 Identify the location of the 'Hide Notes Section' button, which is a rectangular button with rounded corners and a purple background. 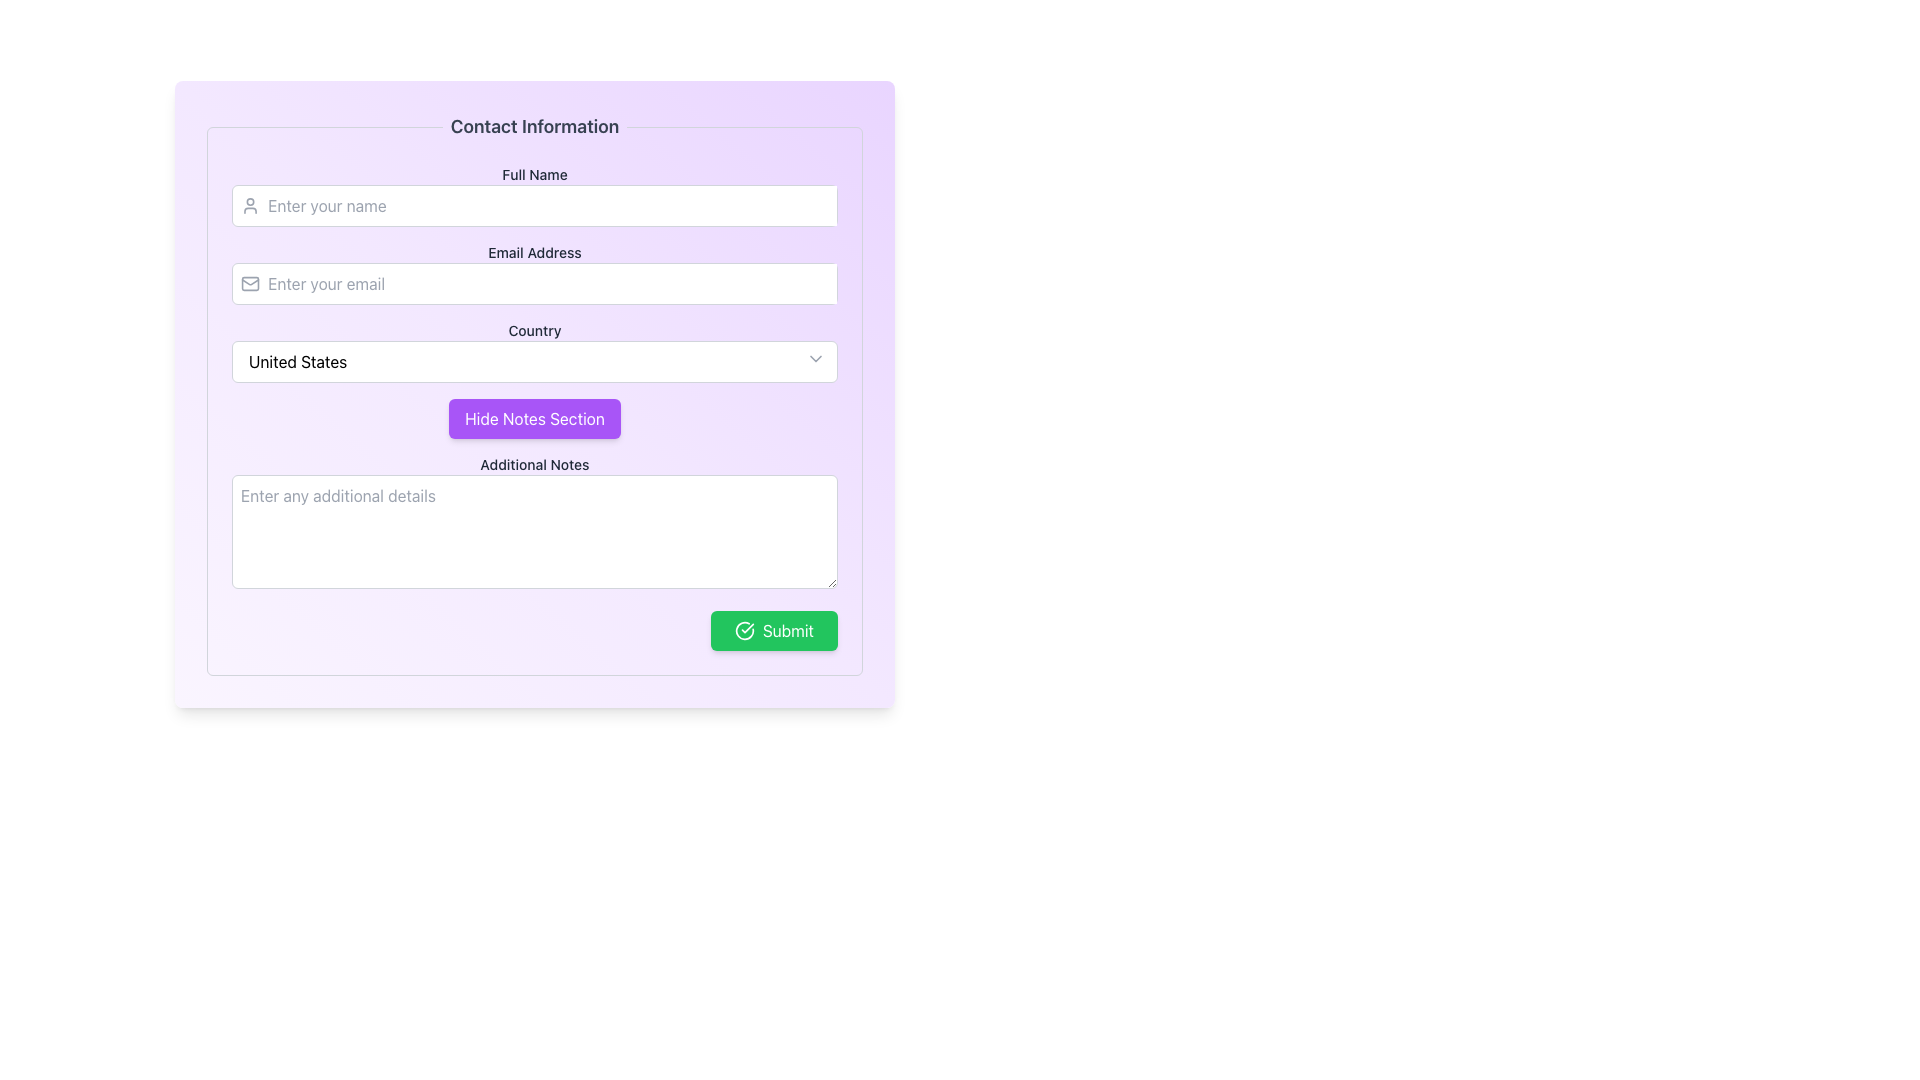
(534, 418).